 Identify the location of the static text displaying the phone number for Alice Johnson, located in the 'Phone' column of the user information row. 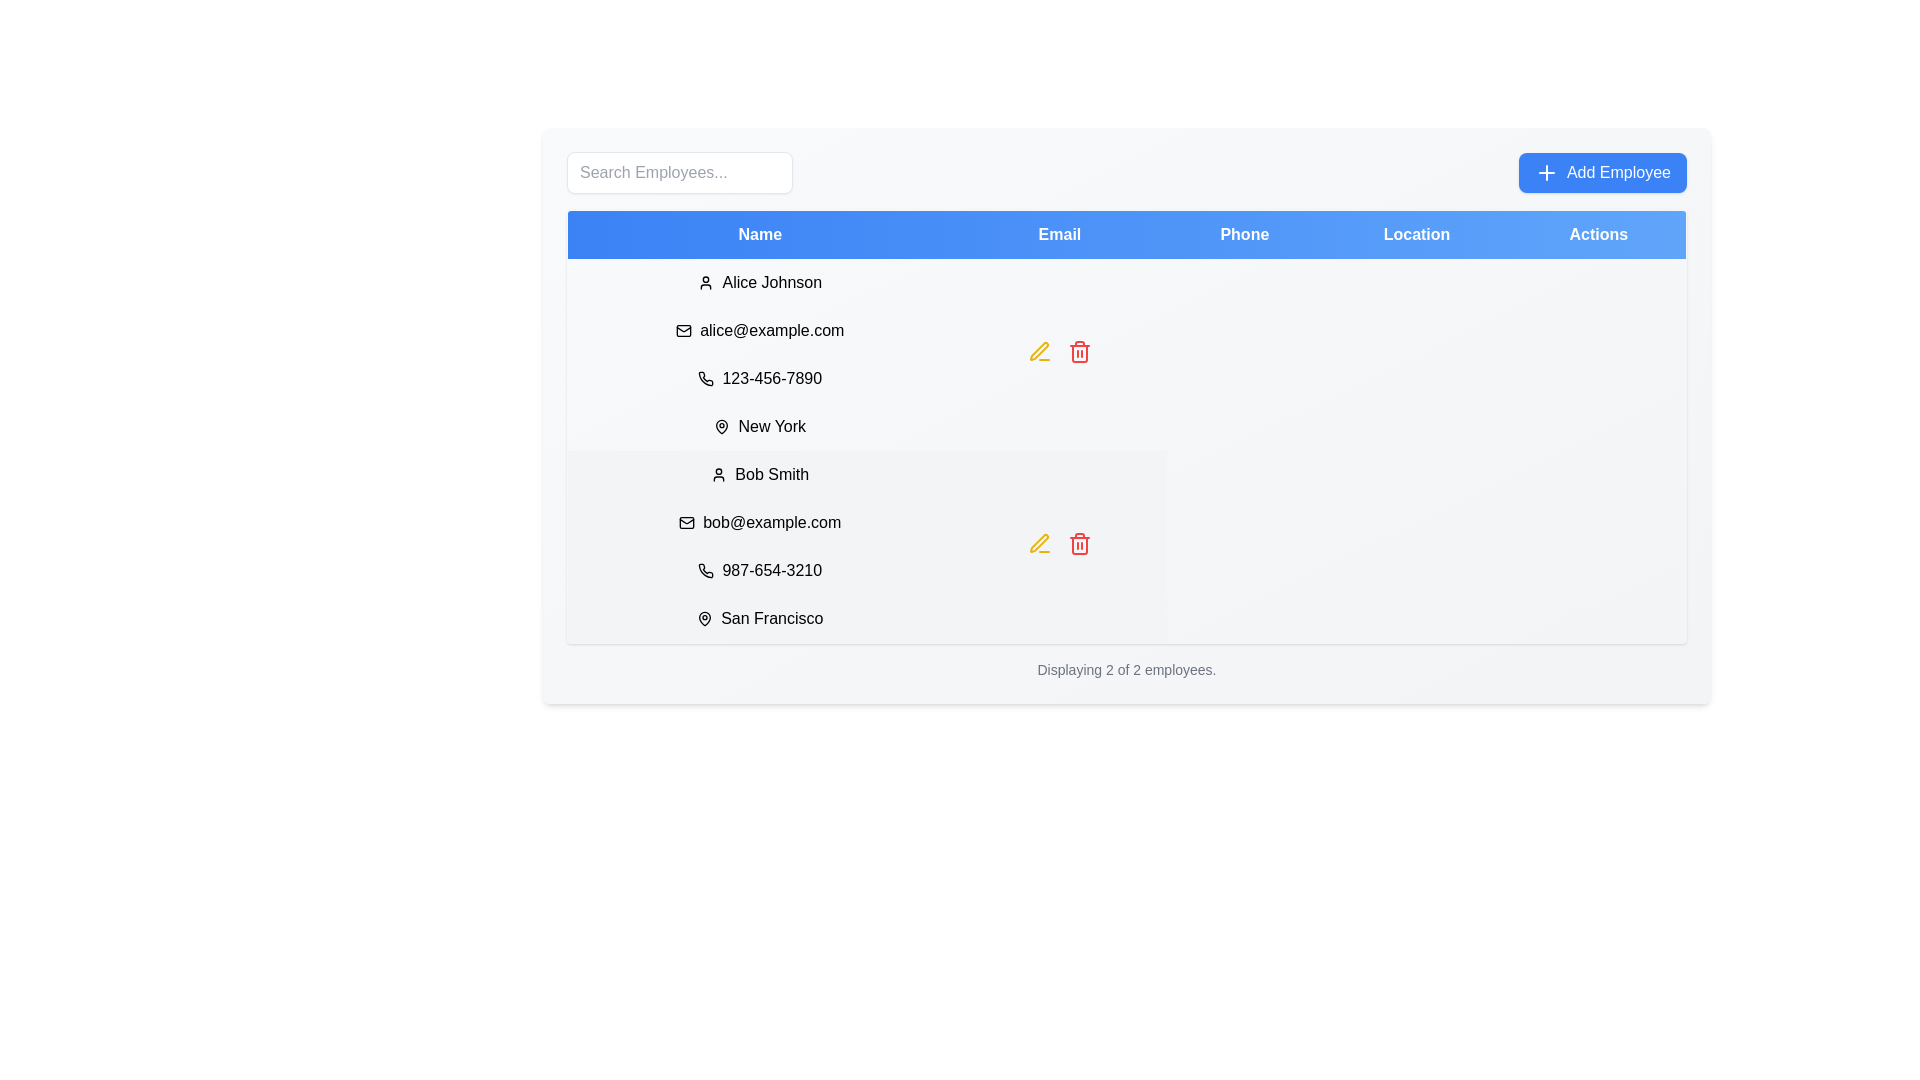
(759, 378).